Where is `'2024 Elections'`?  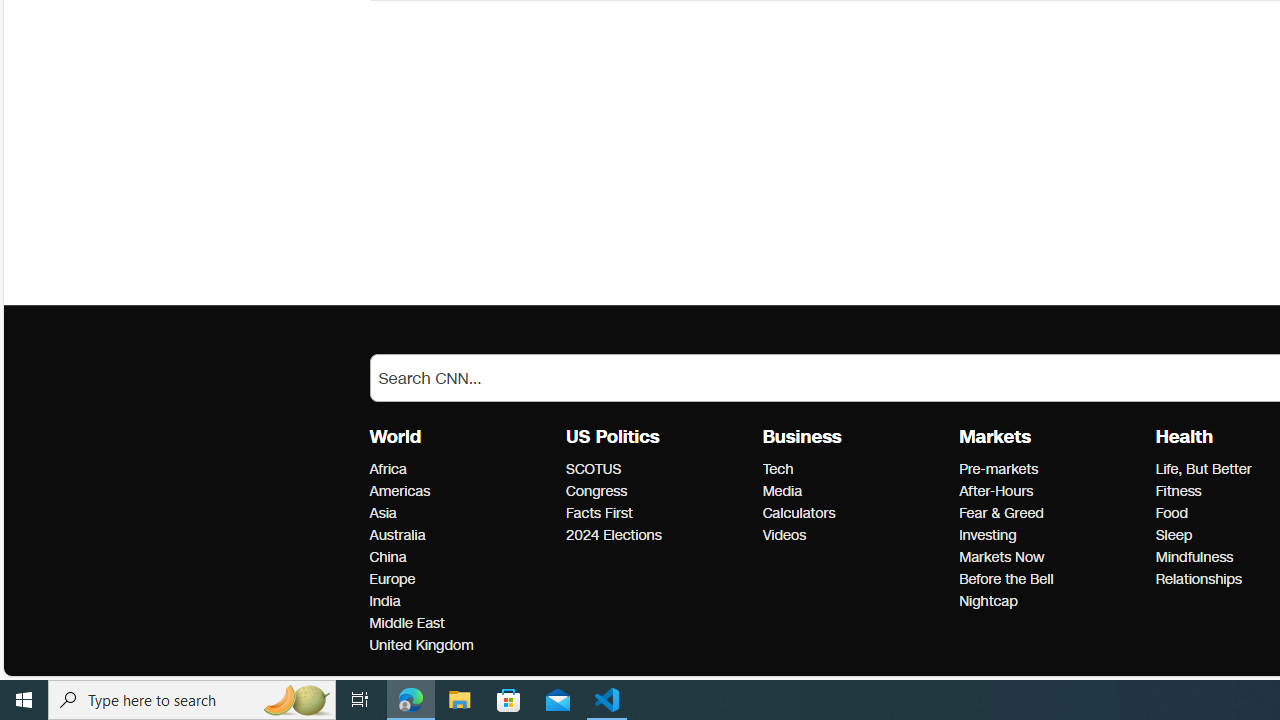
'2024 Elections' is located at coordinates (658, 535).